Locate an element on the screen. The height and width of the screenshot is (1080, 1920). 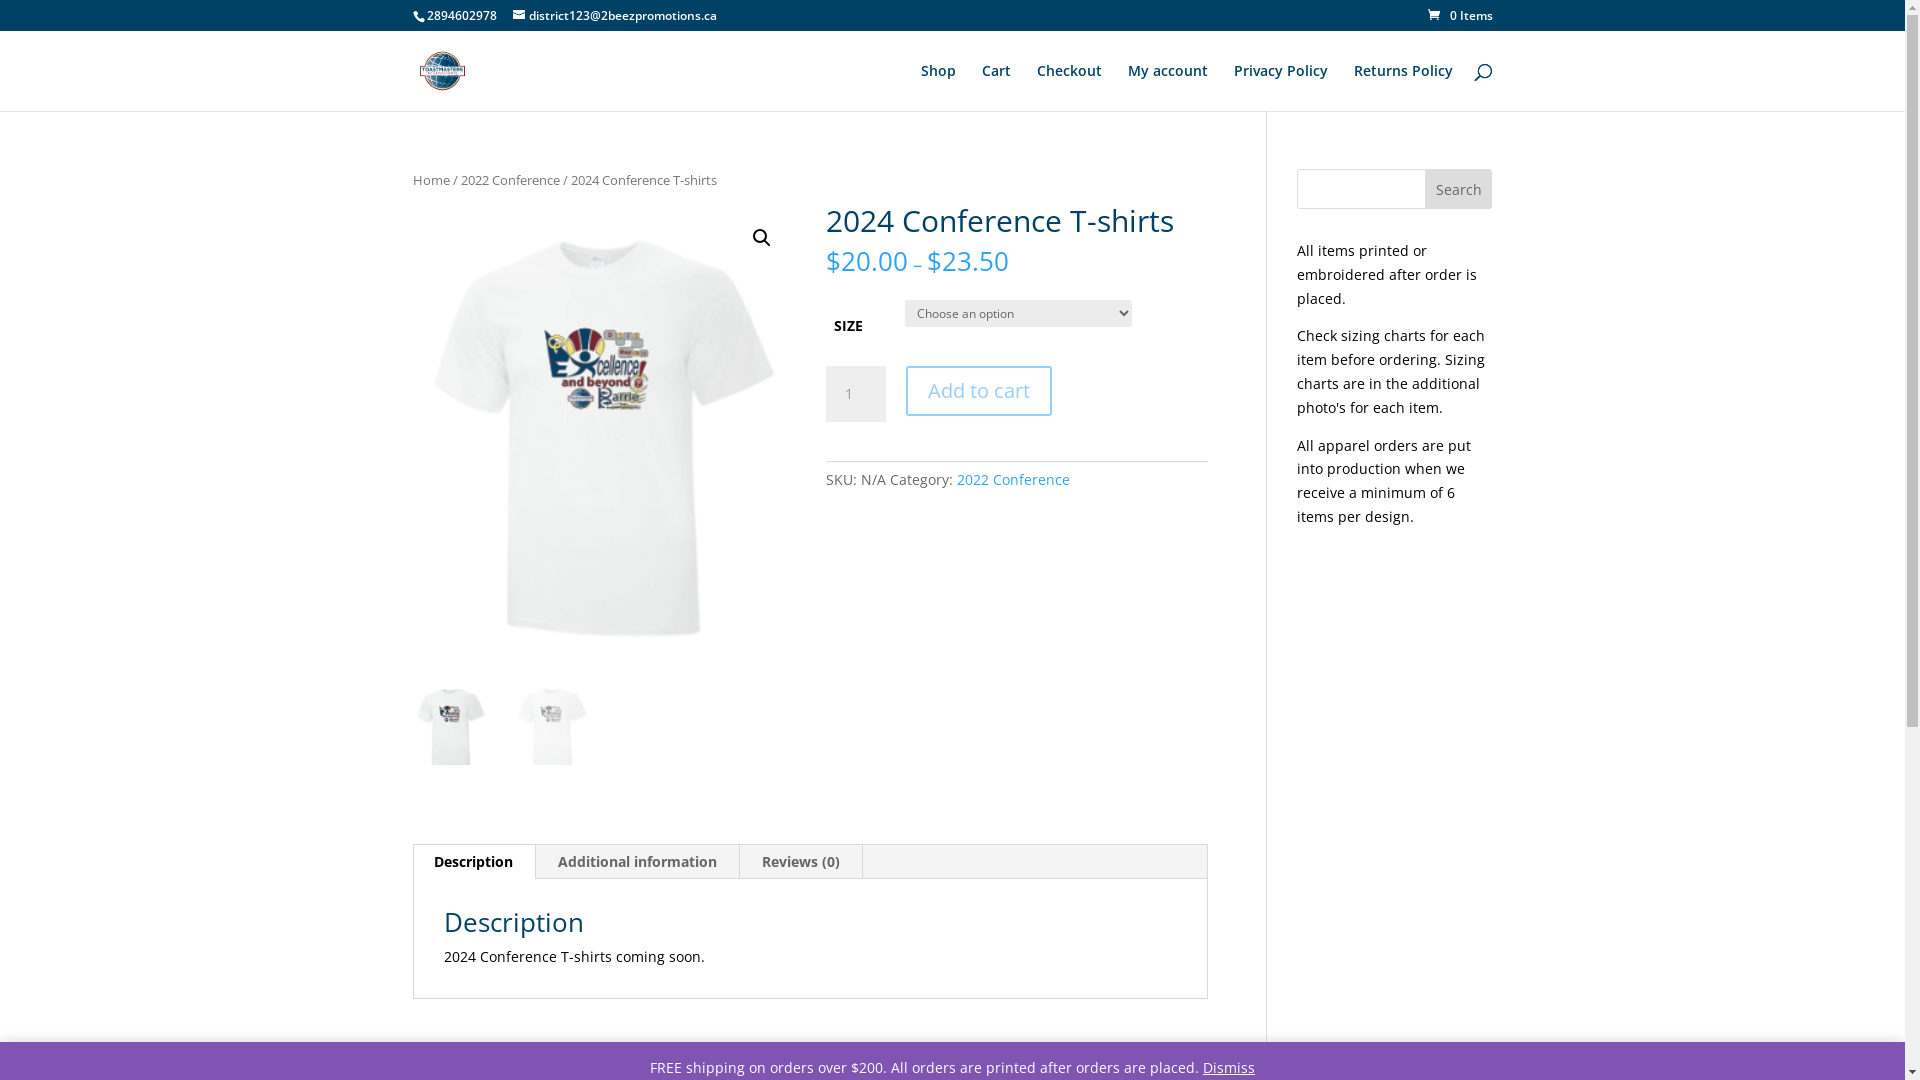
'Shop' is located at coordinates (936, 86).